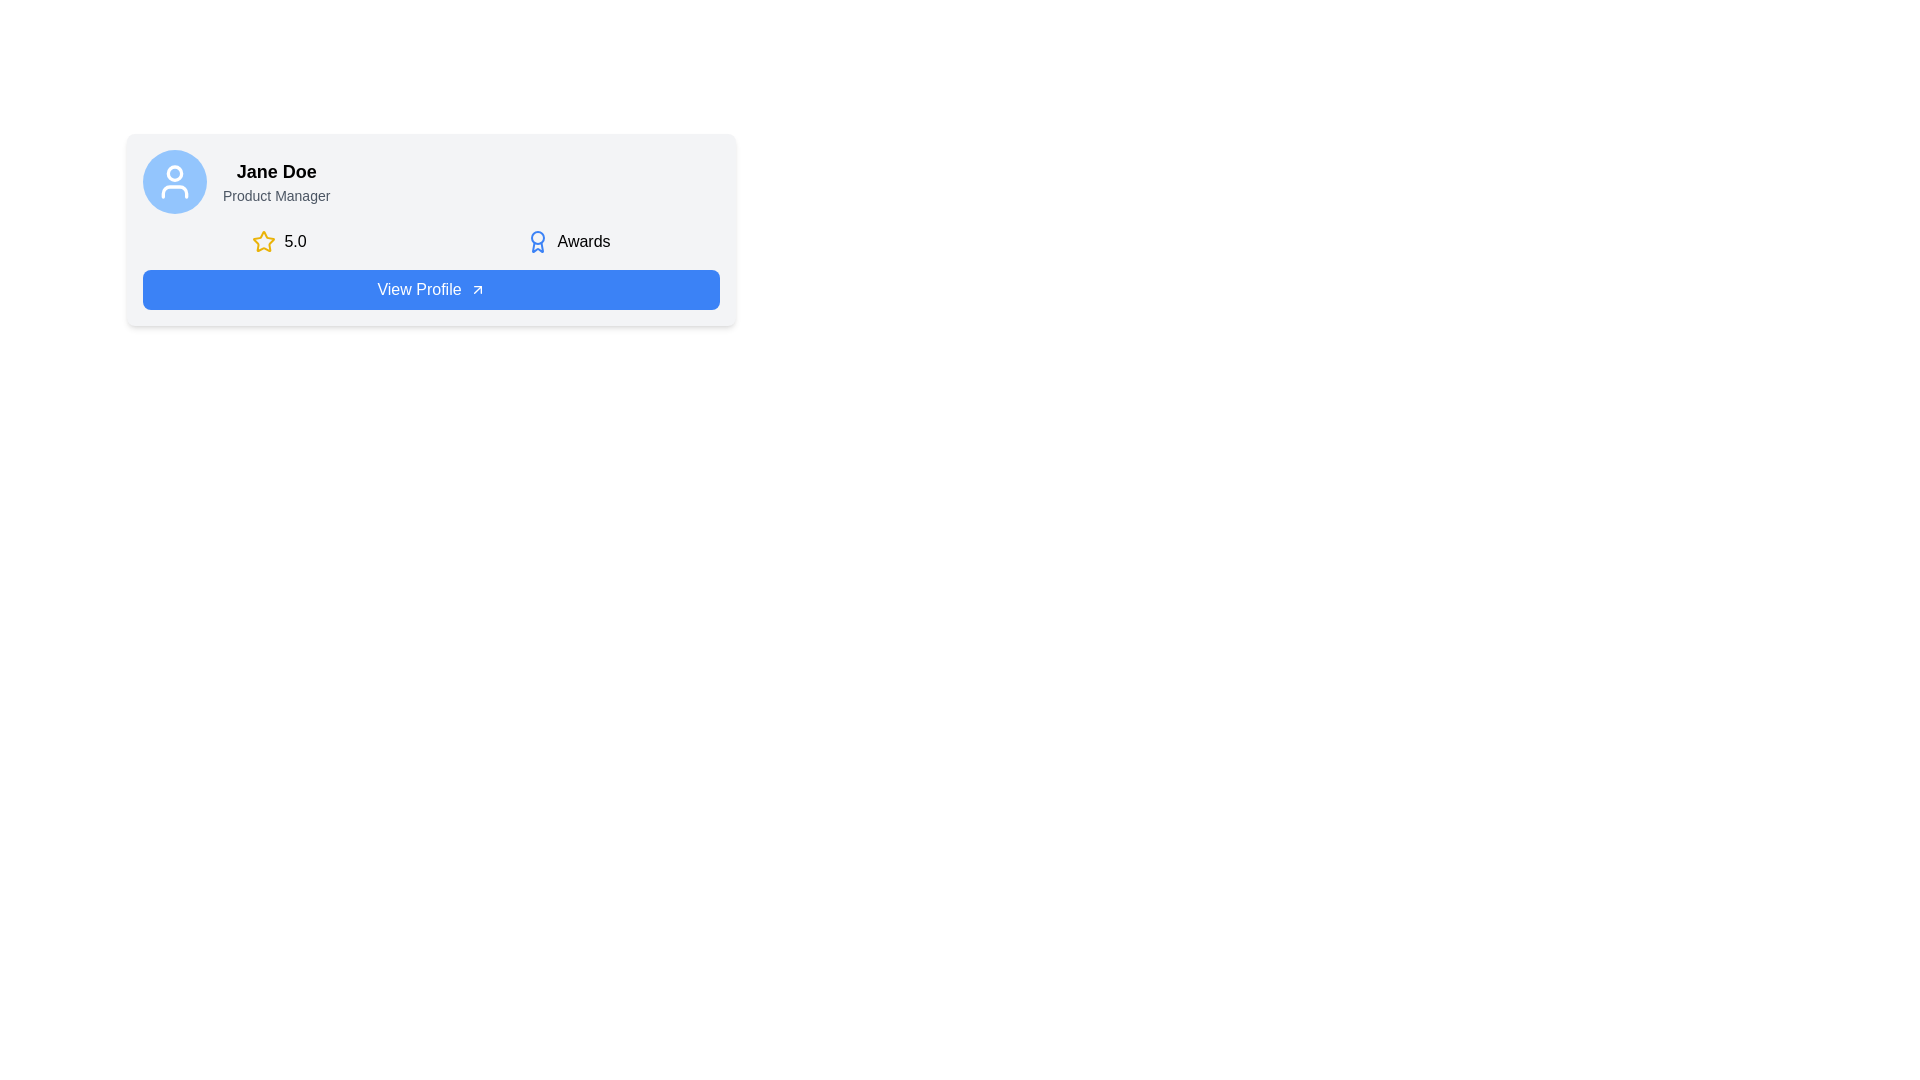 The image size is (1920, 1080). Describe the element at coordinates (278, 241) in the screenshot. I see `the rating display element consisting of a star icon and text` at that location.